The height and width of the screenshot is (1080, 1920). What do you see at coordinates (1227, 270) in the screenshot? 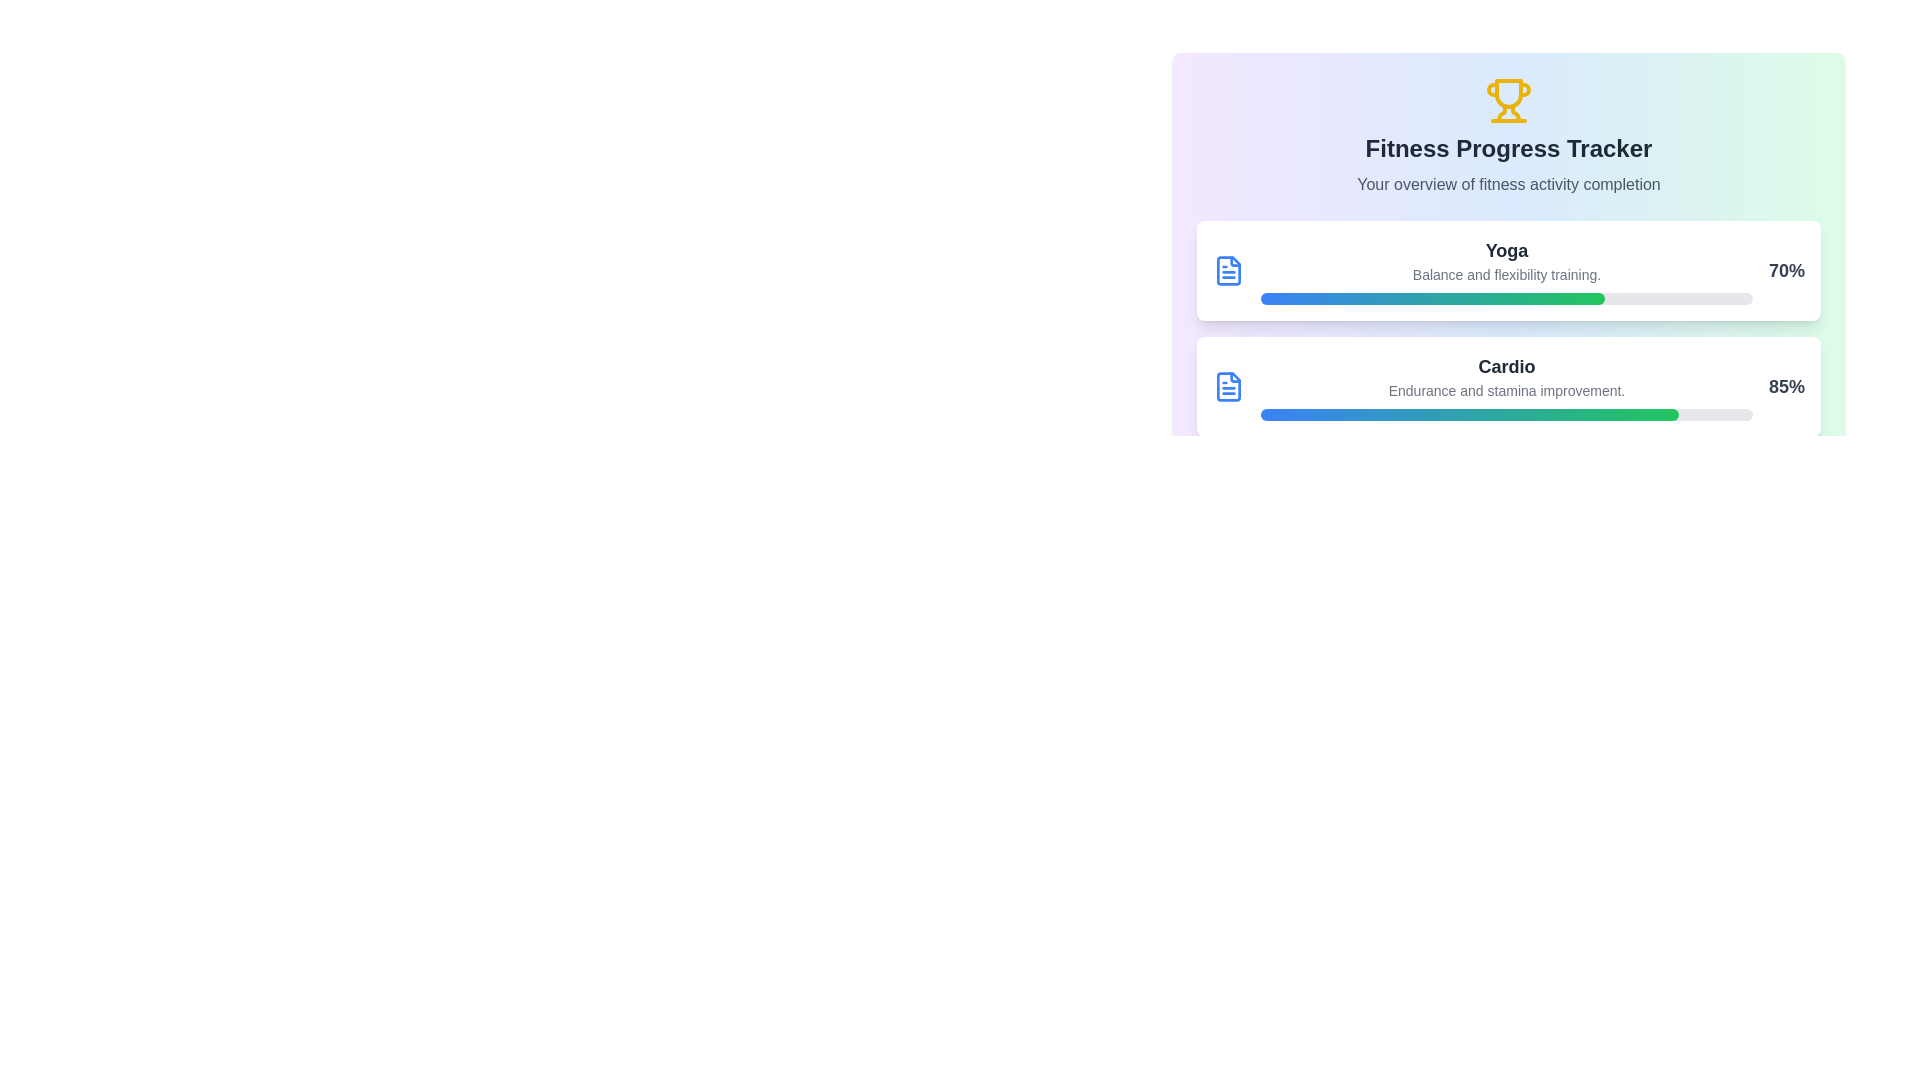
I see `the blue document icon located at the top-left corner of the 'Yoga' information card` at bounding box center [1227, 270].